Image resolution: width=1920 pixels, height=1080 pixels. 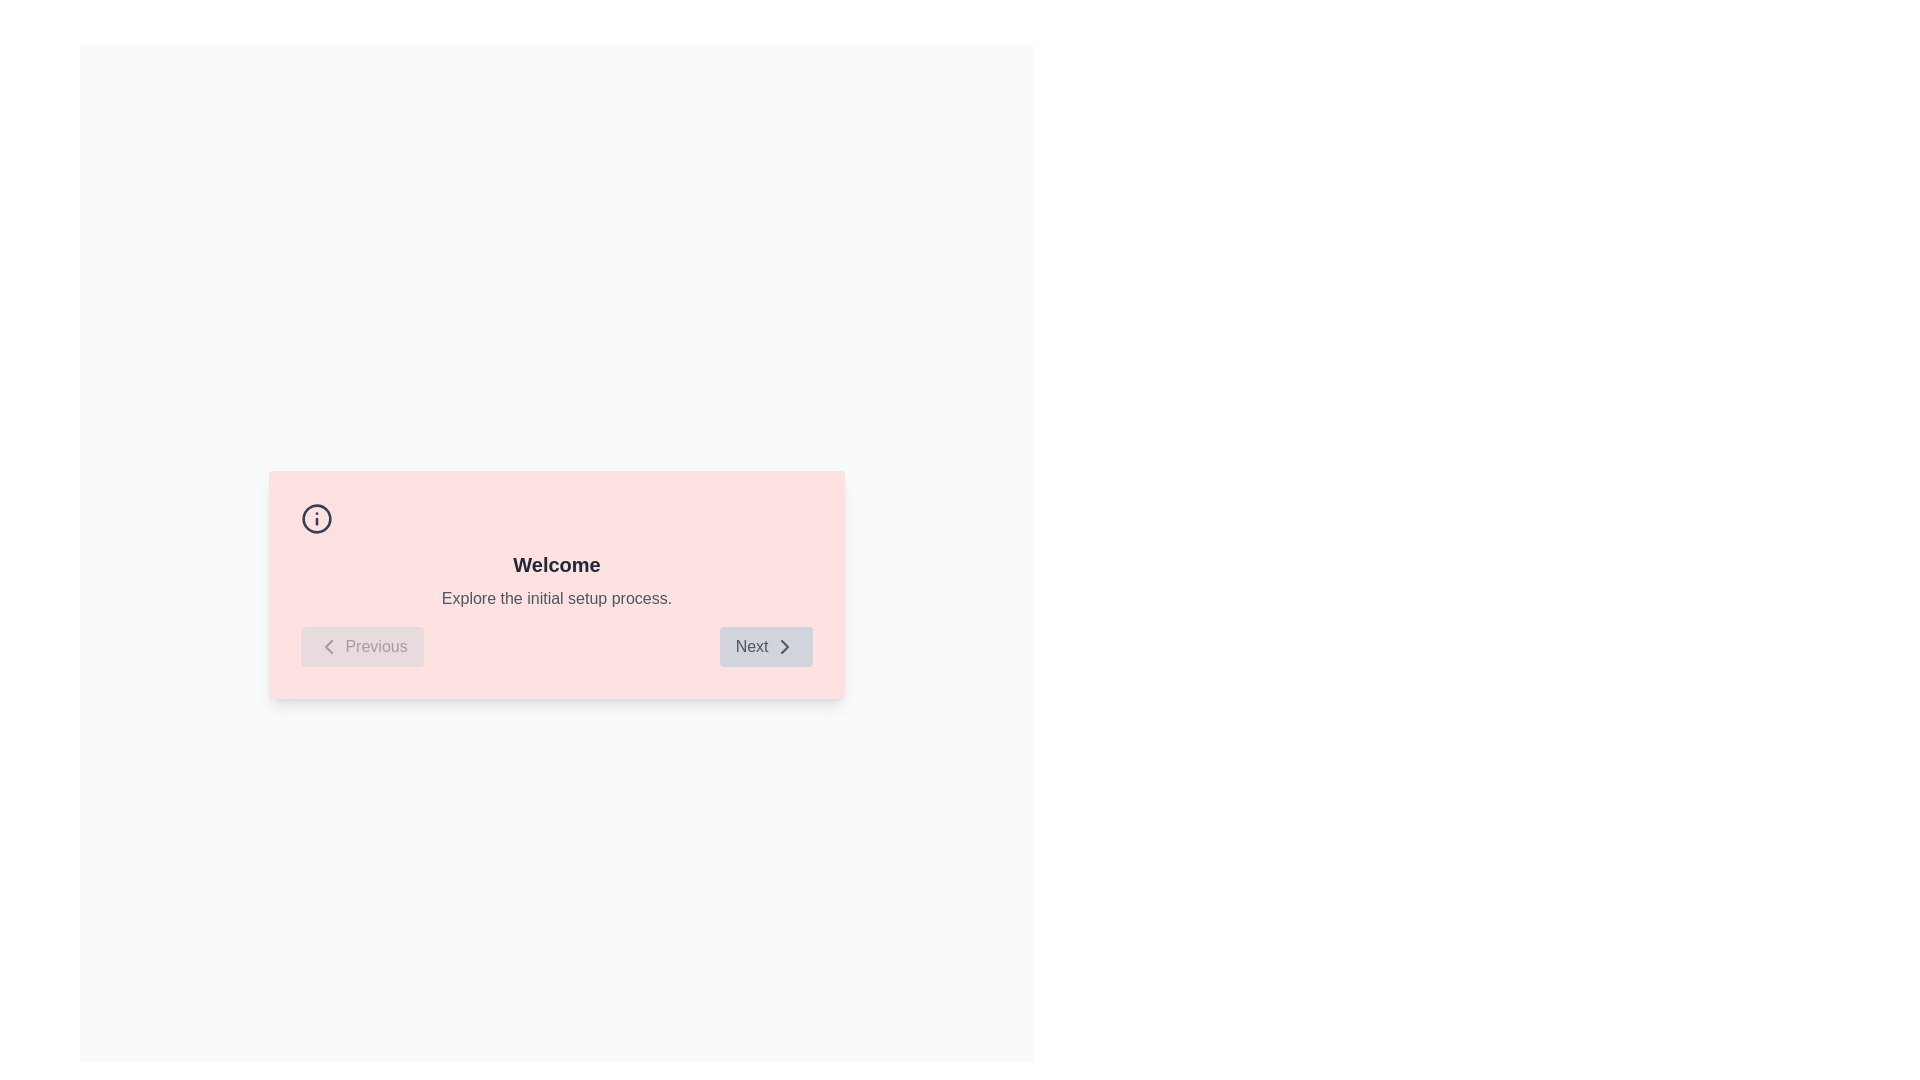 I want to click on the circular gray icon with an information symbol ('i') inside it, located at the upper-left corner of the card-like panel, so click(x=315, y=516).